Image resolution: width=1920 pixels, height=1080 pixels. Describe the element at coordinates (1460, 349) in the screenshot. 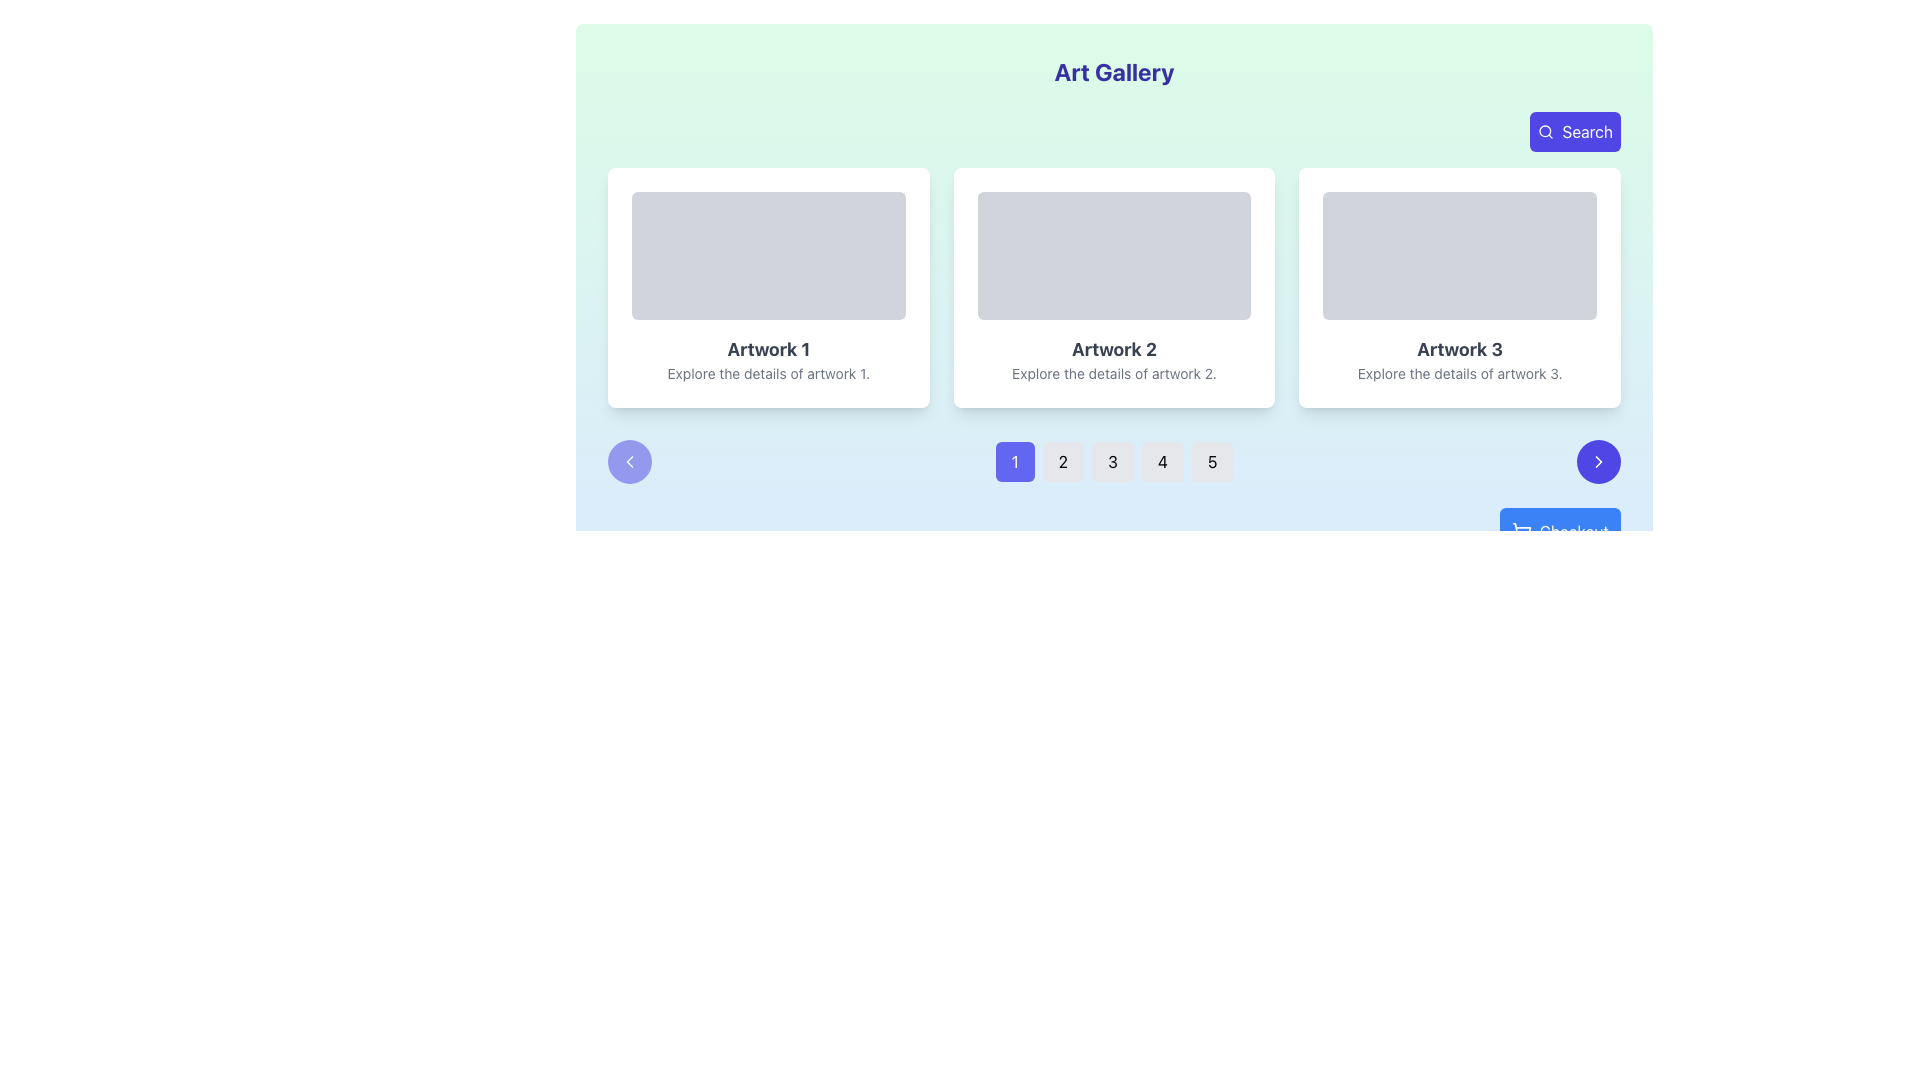

I see `the text label that identifies the artwork displayed in the third card of a horizontally oriented list, located below the image placeholder` at that location.